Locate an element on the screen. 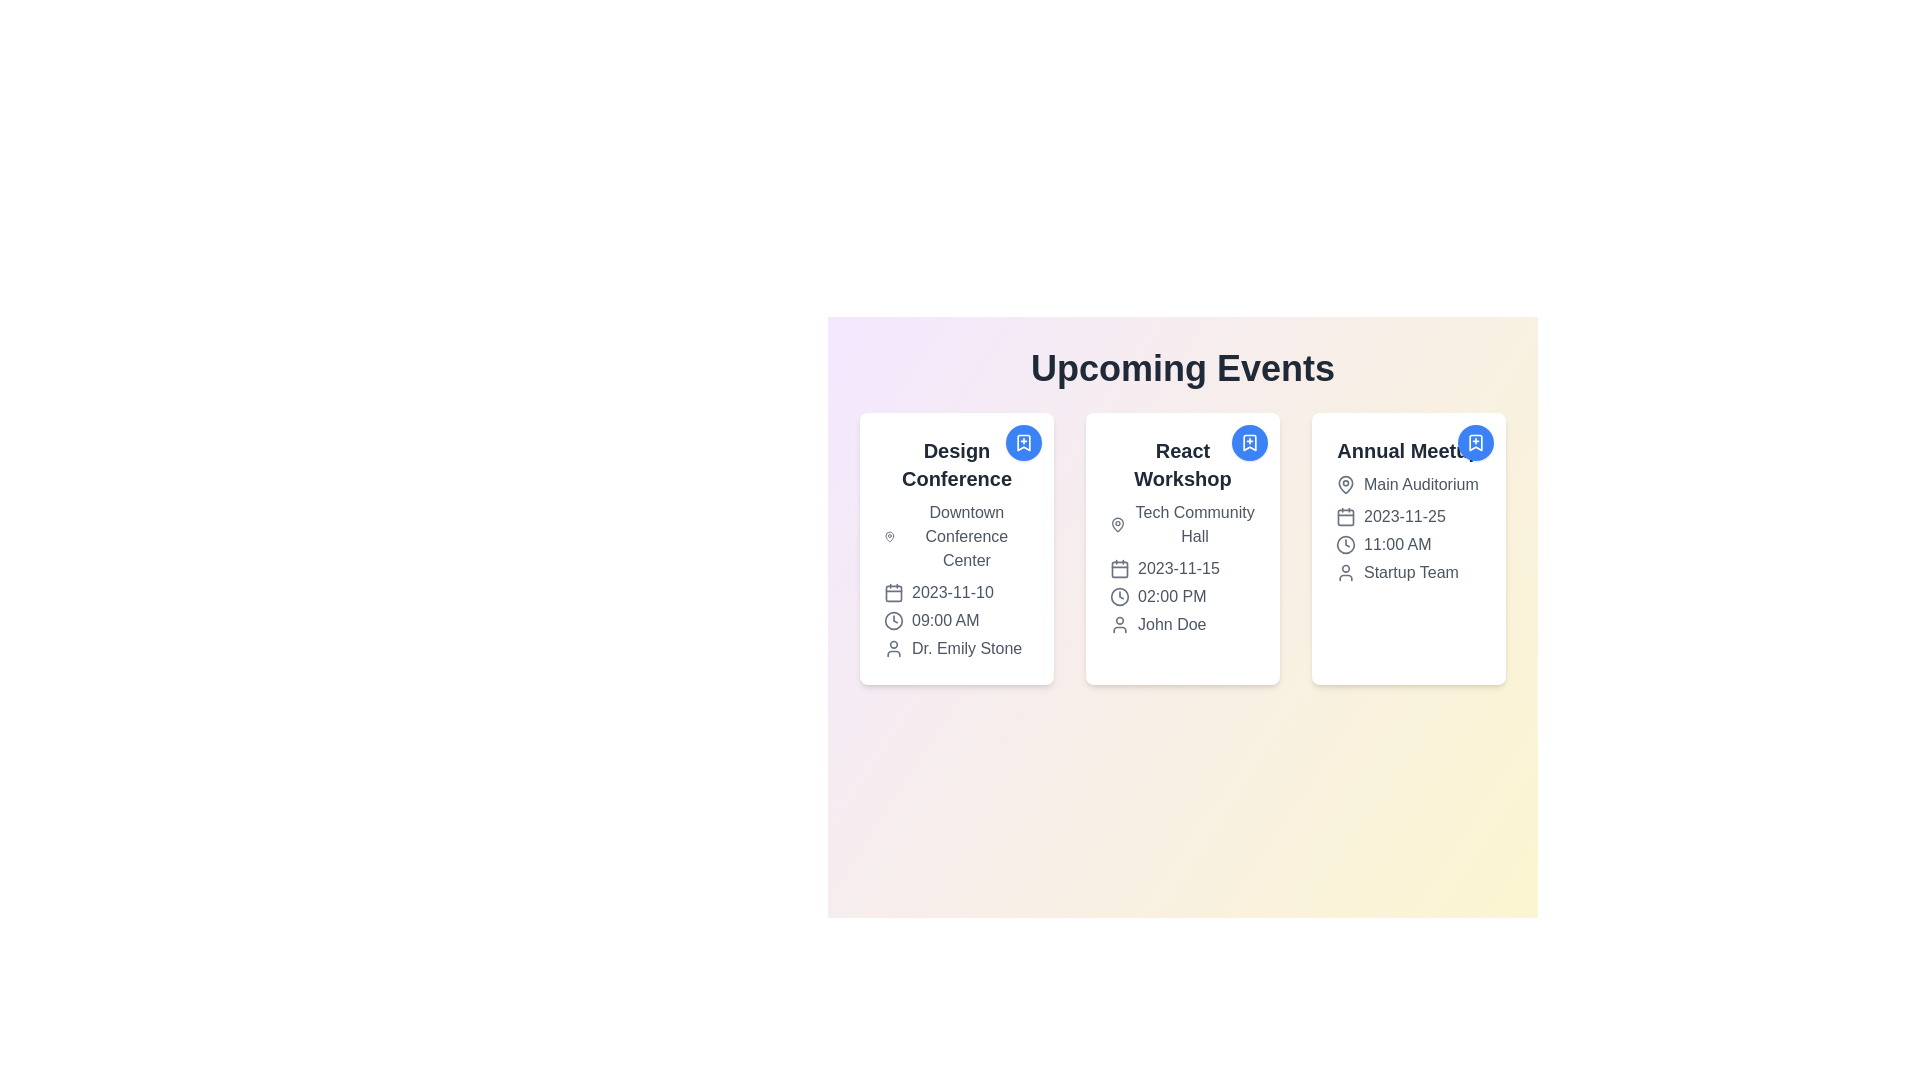  the user profile silhouette icon located in the 'Annual Meet' card under the 'Startup Team' text is located at coordinates (1345, 573).